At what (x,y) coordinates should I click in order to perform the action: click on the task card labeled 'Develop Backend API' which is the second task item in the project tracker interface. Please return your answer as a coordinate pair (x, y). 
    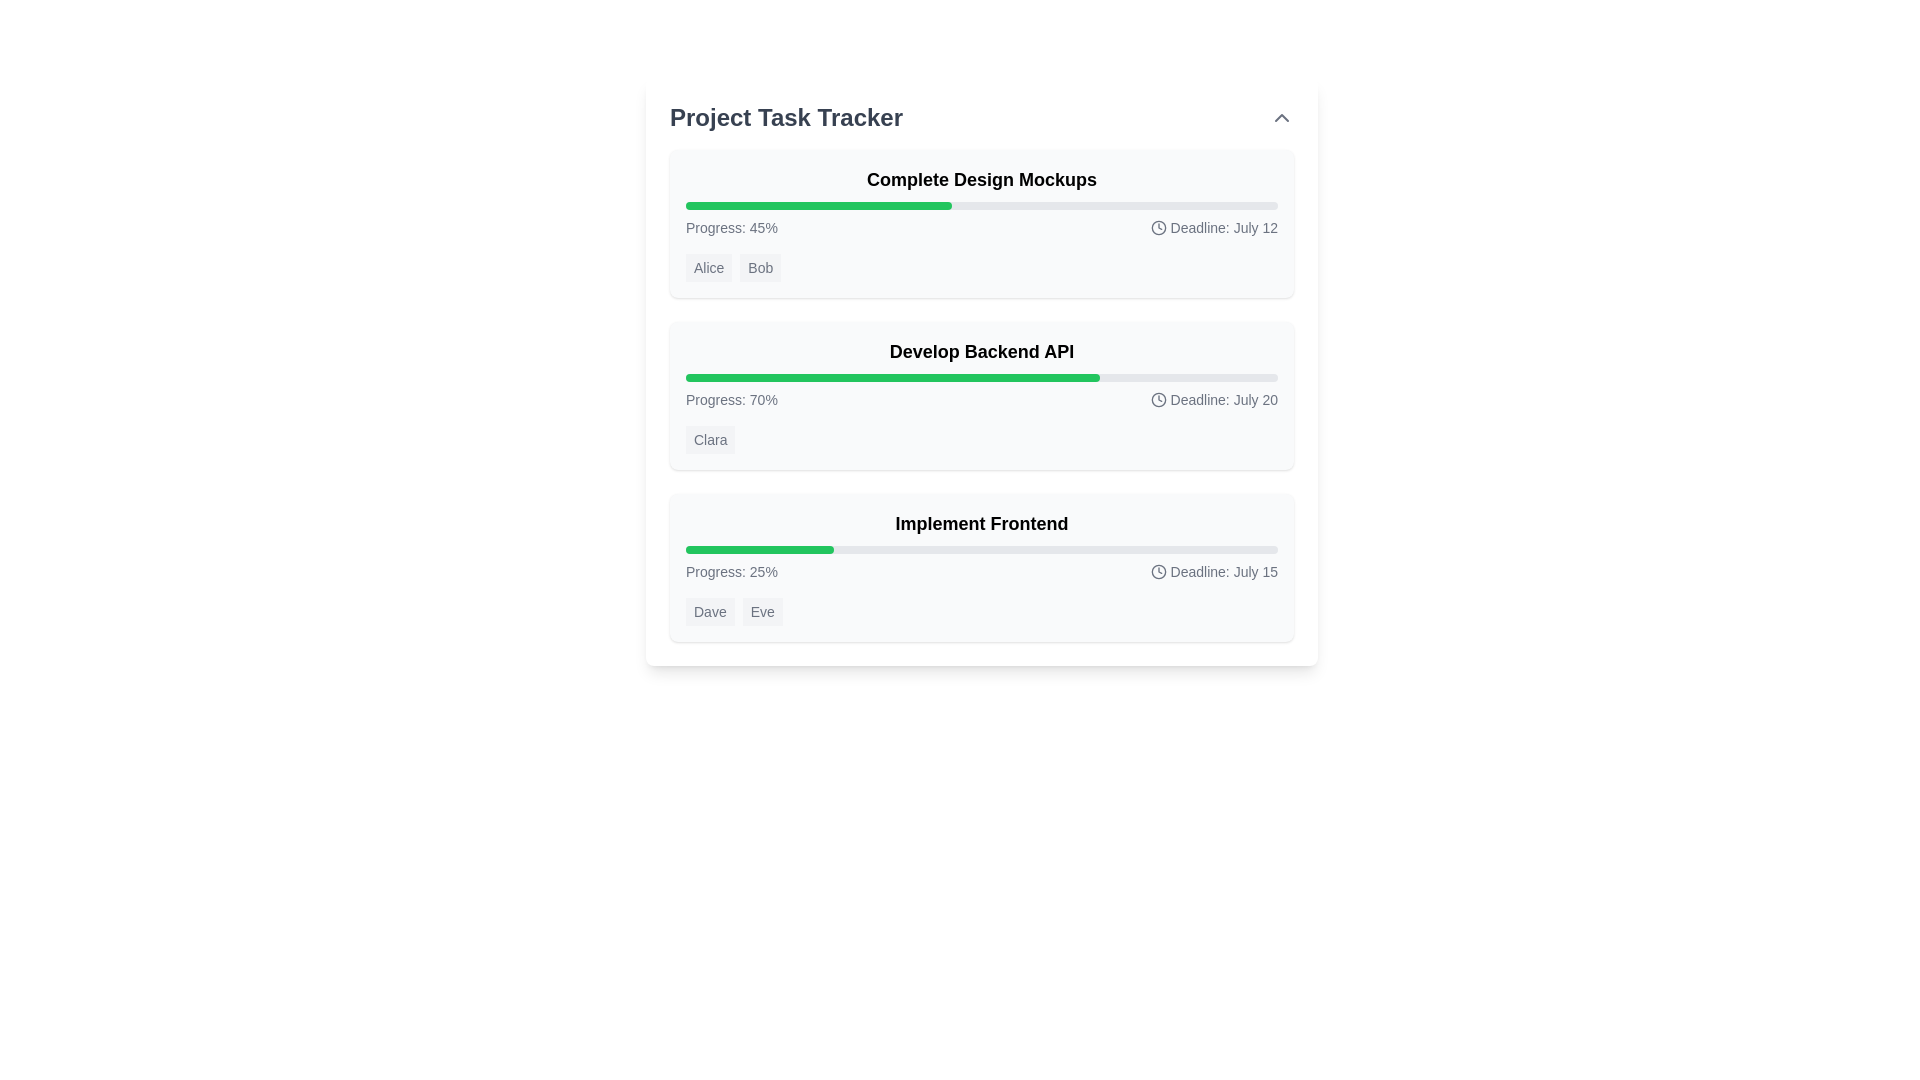
    Looking at the image, I should click on (982, 396).